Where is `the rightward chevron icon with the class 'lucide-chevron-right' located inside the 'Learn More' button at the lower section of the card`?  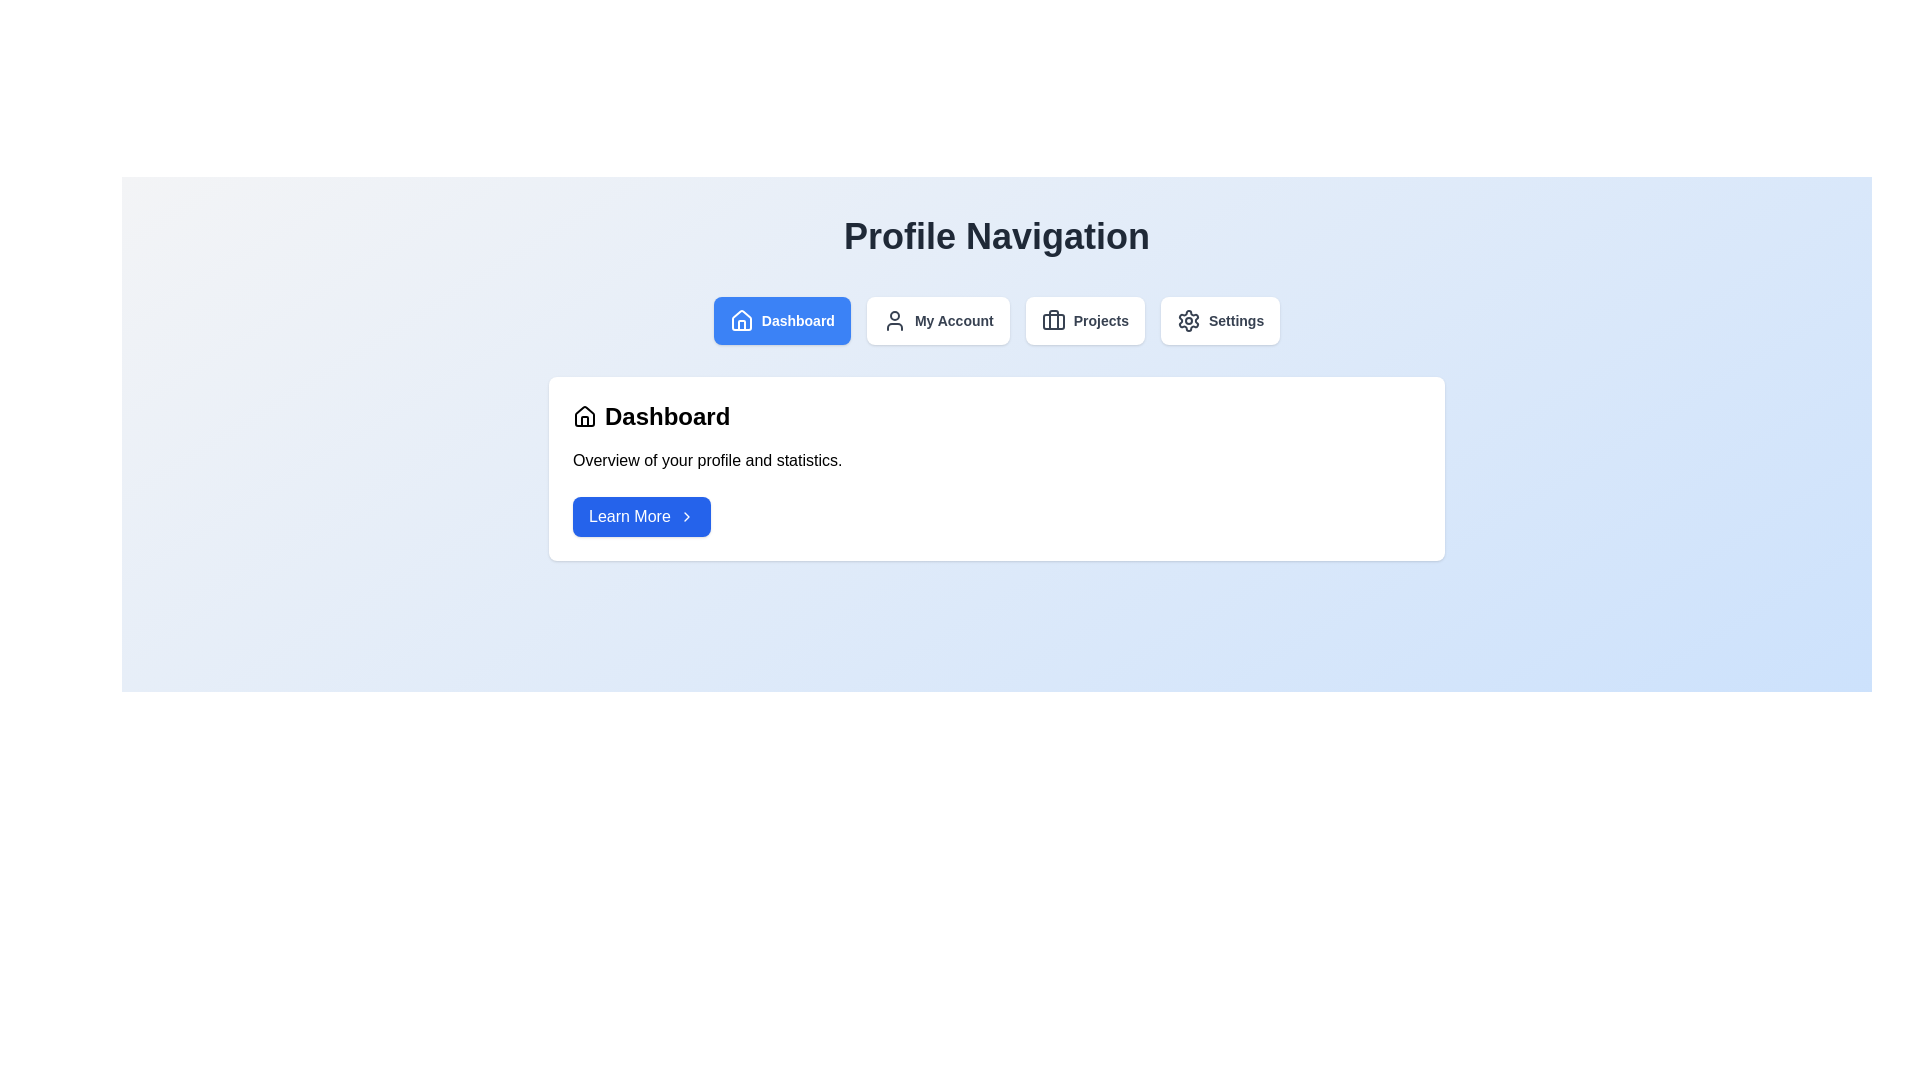 the rightward chevron icon with the class 'lucide-chevron-right' located inside the 'Learn More' button at the lower section of the card is located at coordinates (686, 515).